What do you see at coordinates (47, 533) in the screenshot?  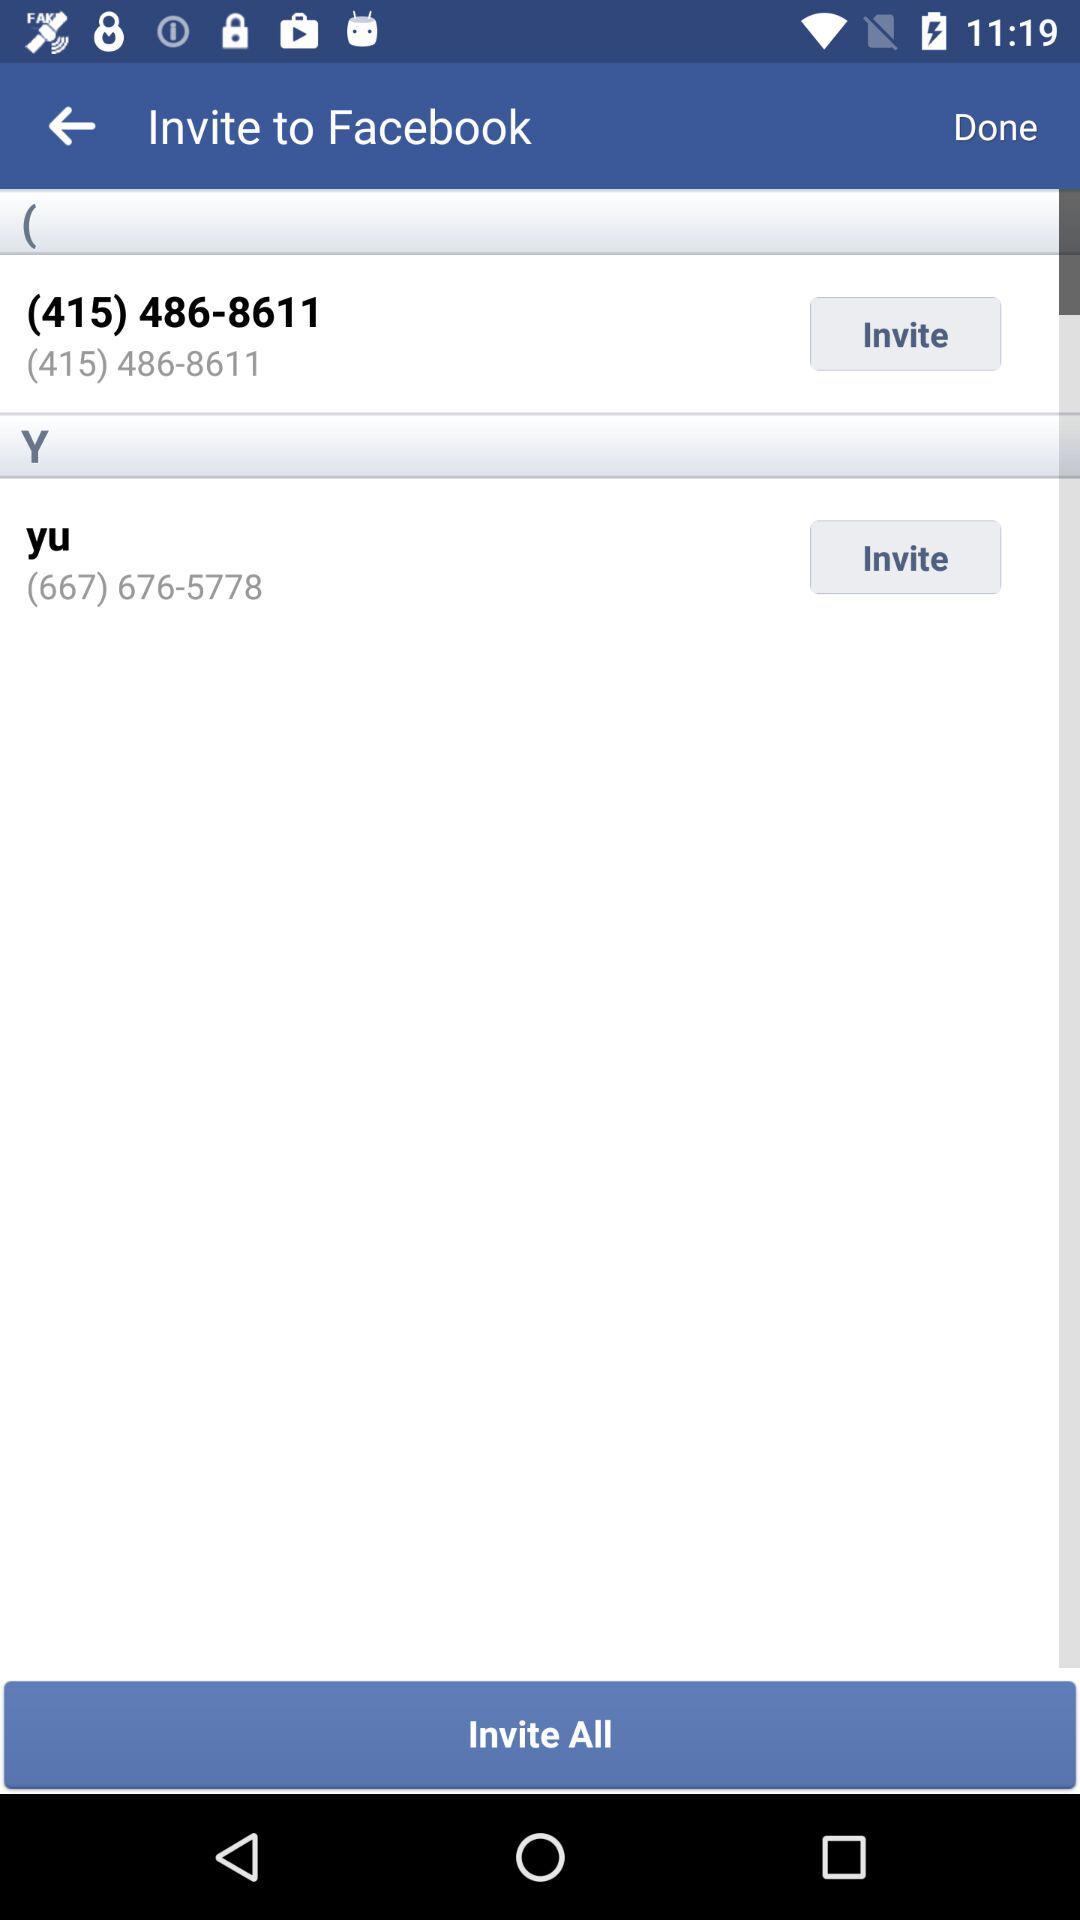 I see `the icon below y item` at bounding box center [47, 533].